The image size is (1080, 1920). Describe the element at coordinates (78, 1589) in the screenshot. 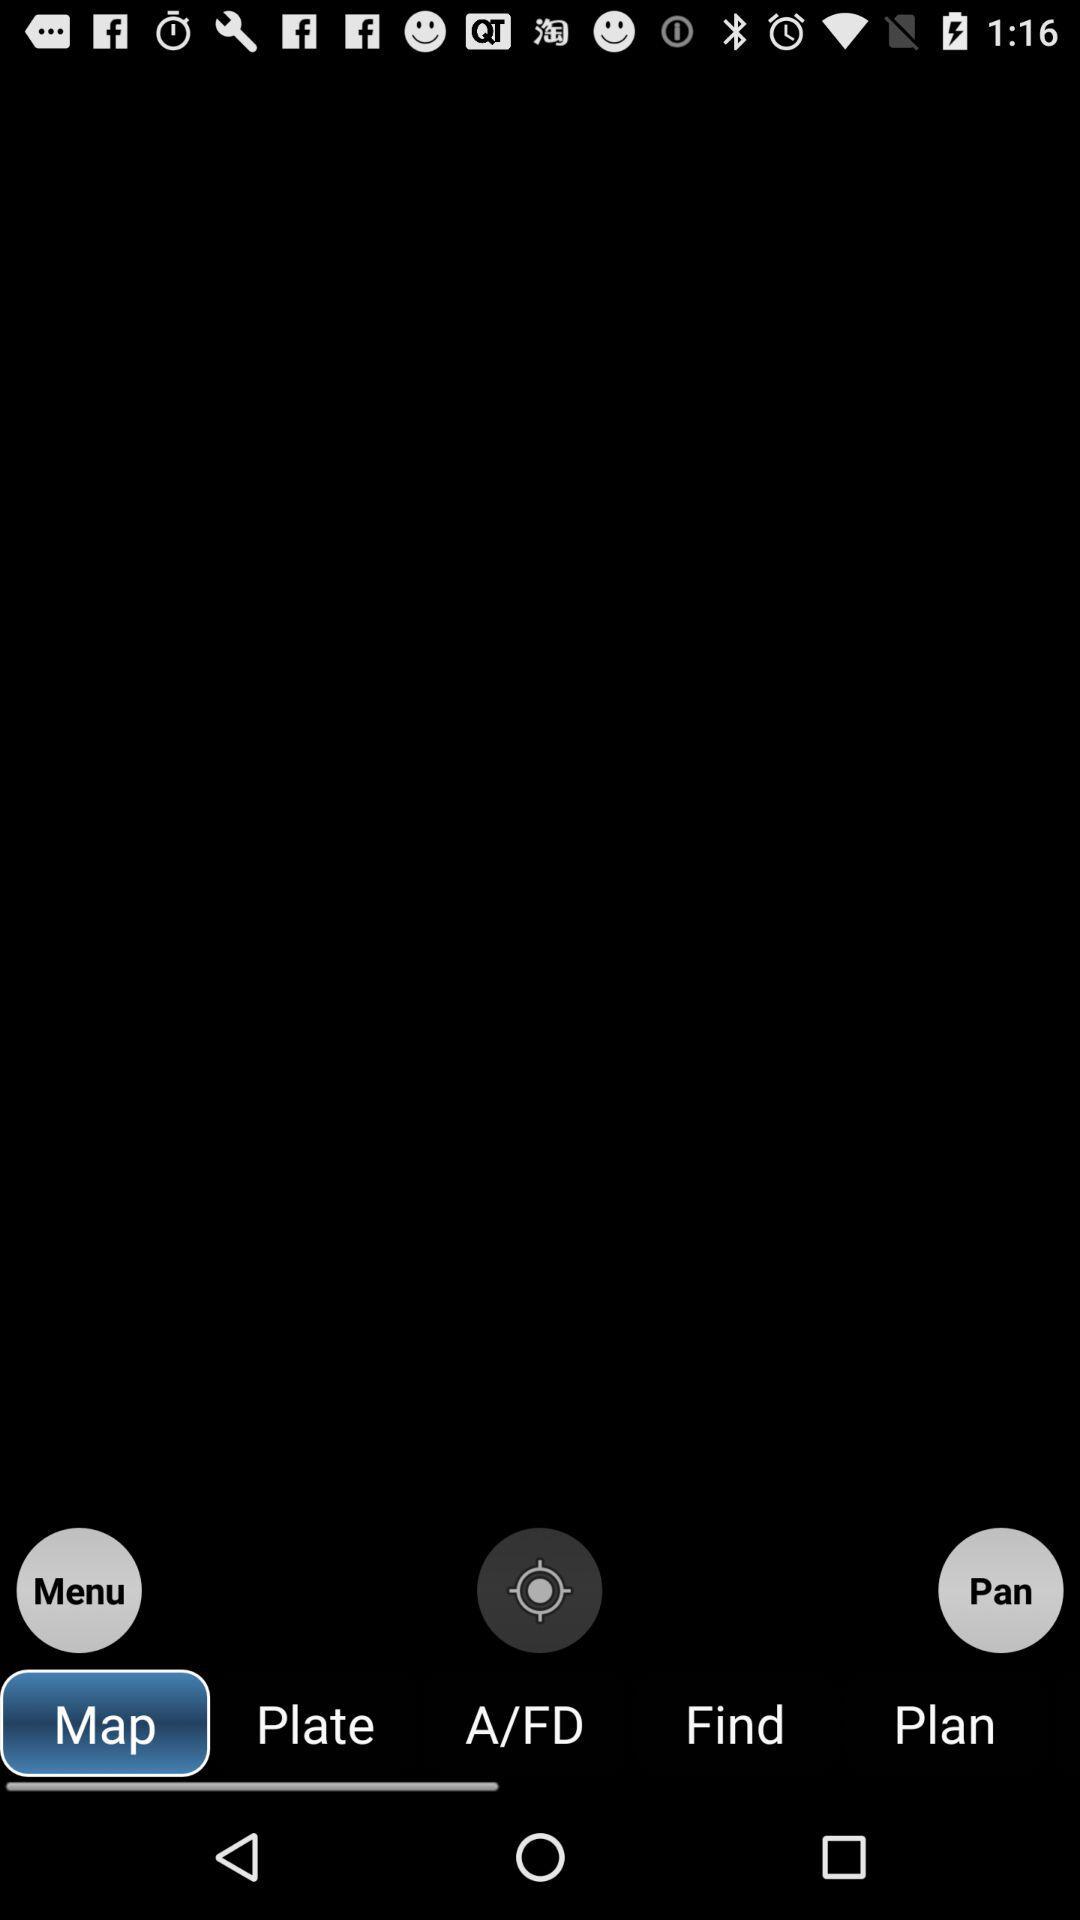

I see `item above the map icon` at that location.